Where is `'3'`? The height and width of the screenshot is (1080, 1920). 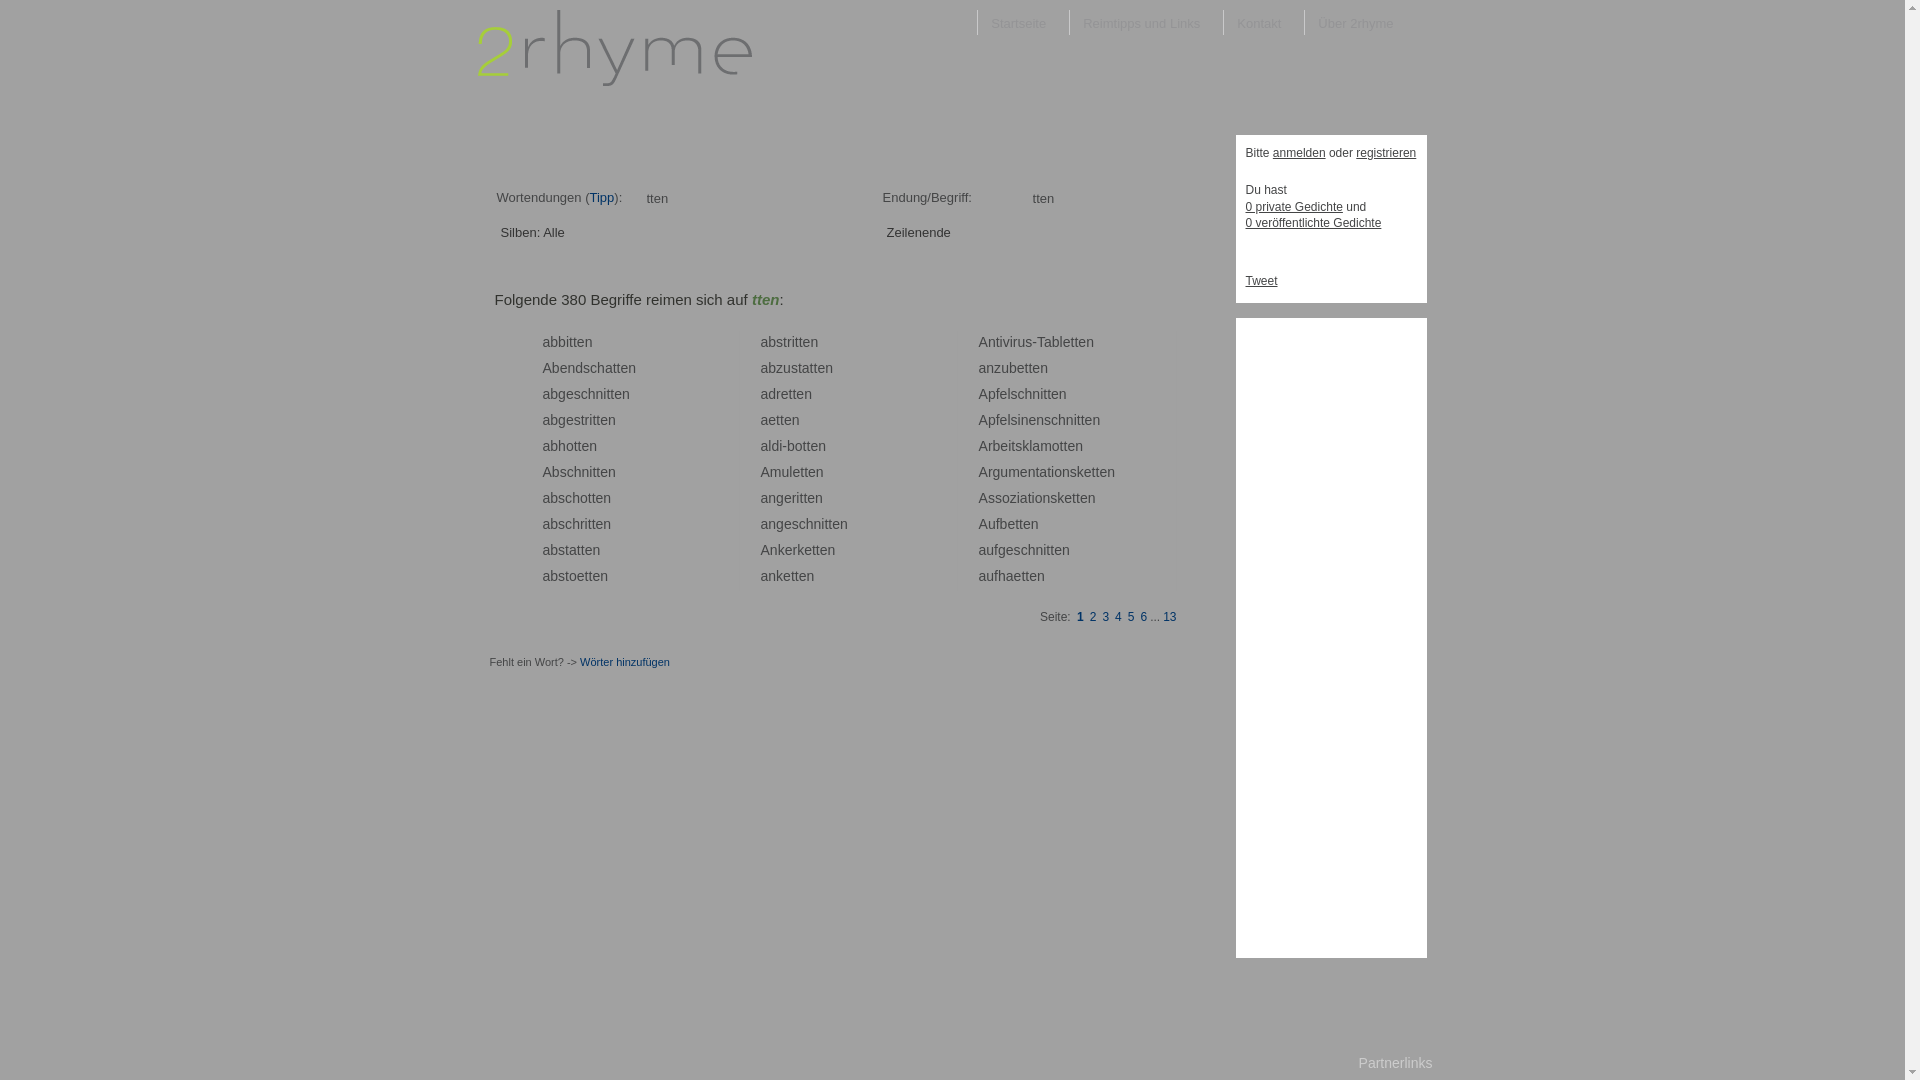 '3' is located at coordinates (1104, 616).